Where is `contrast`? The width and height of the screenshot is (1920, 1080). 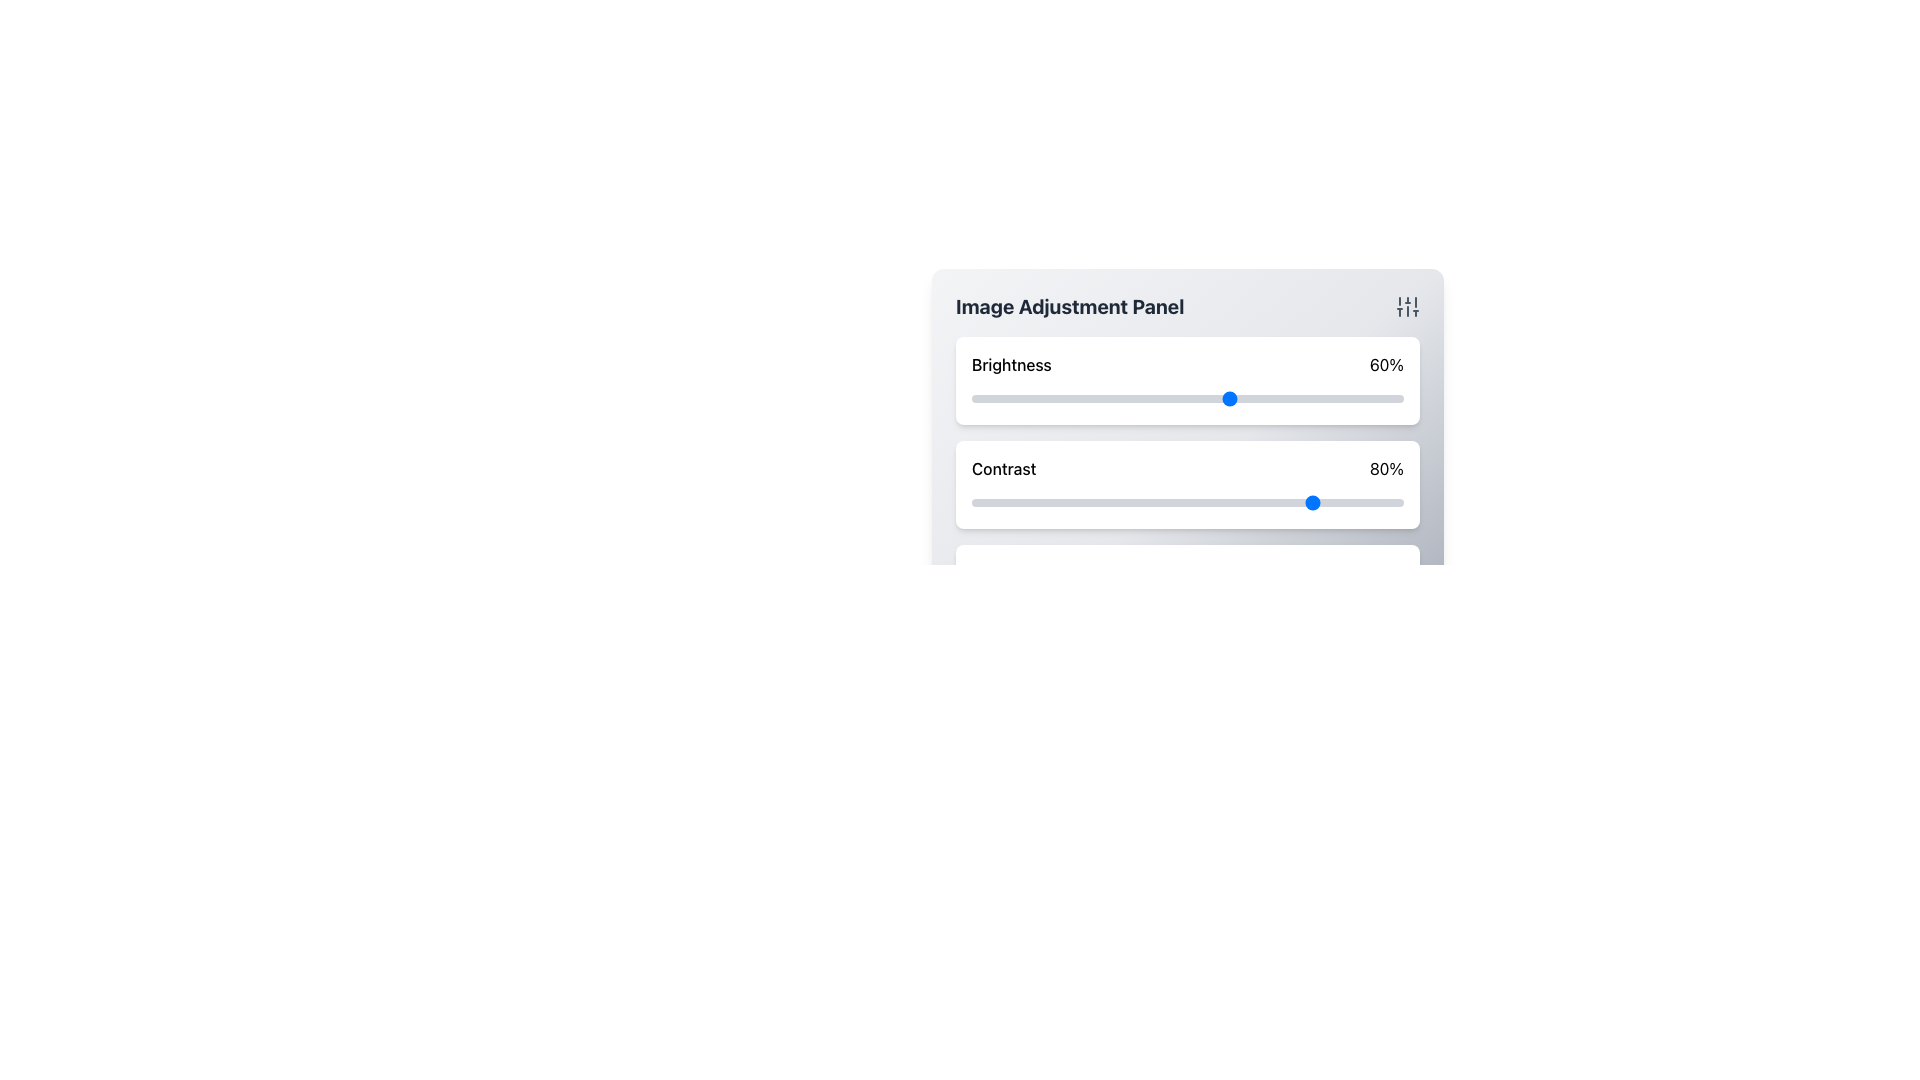 contrast is located at coordinates (1313, 501).